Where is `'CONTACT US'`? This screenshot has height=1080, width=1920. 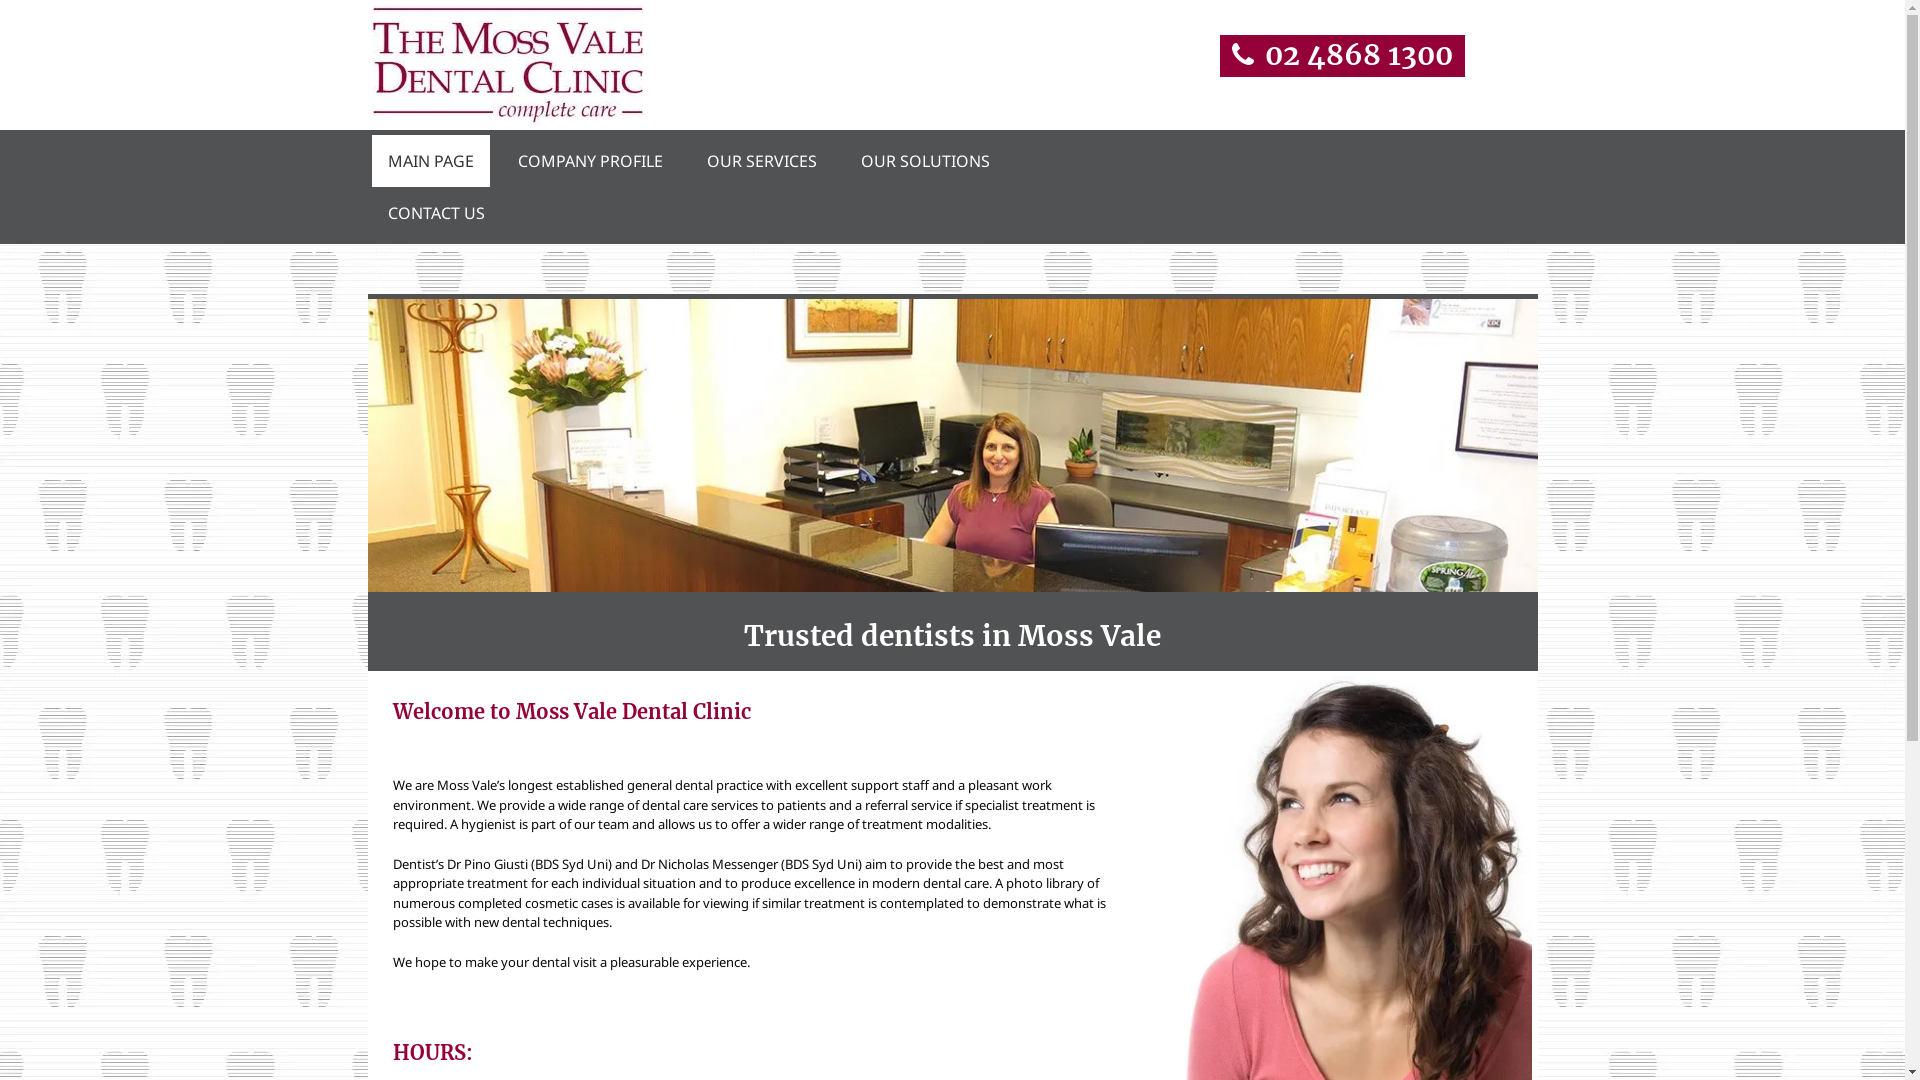 'CONTACT US' is located at coordinates (435, 212).